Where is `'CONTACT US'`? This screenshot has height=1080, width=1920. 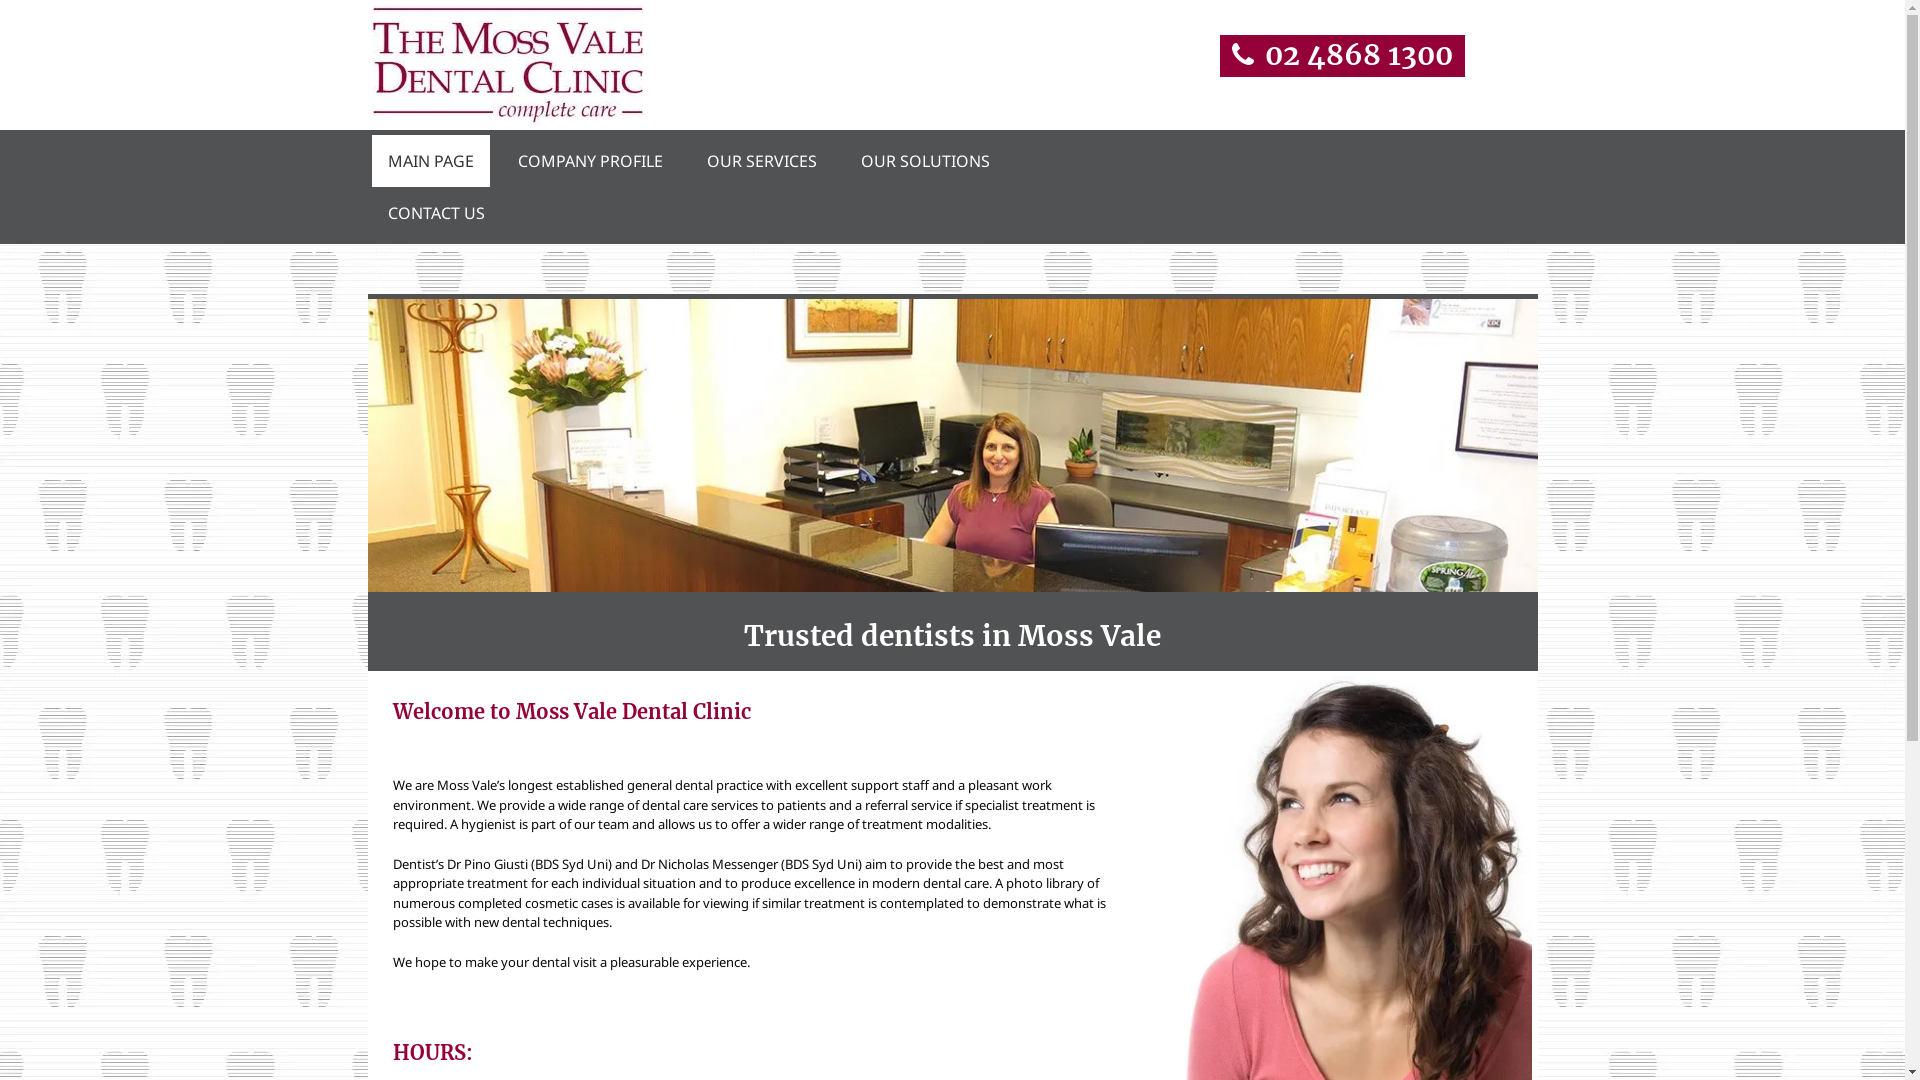 'CONTACT US' is located at coordinates (435, 212).